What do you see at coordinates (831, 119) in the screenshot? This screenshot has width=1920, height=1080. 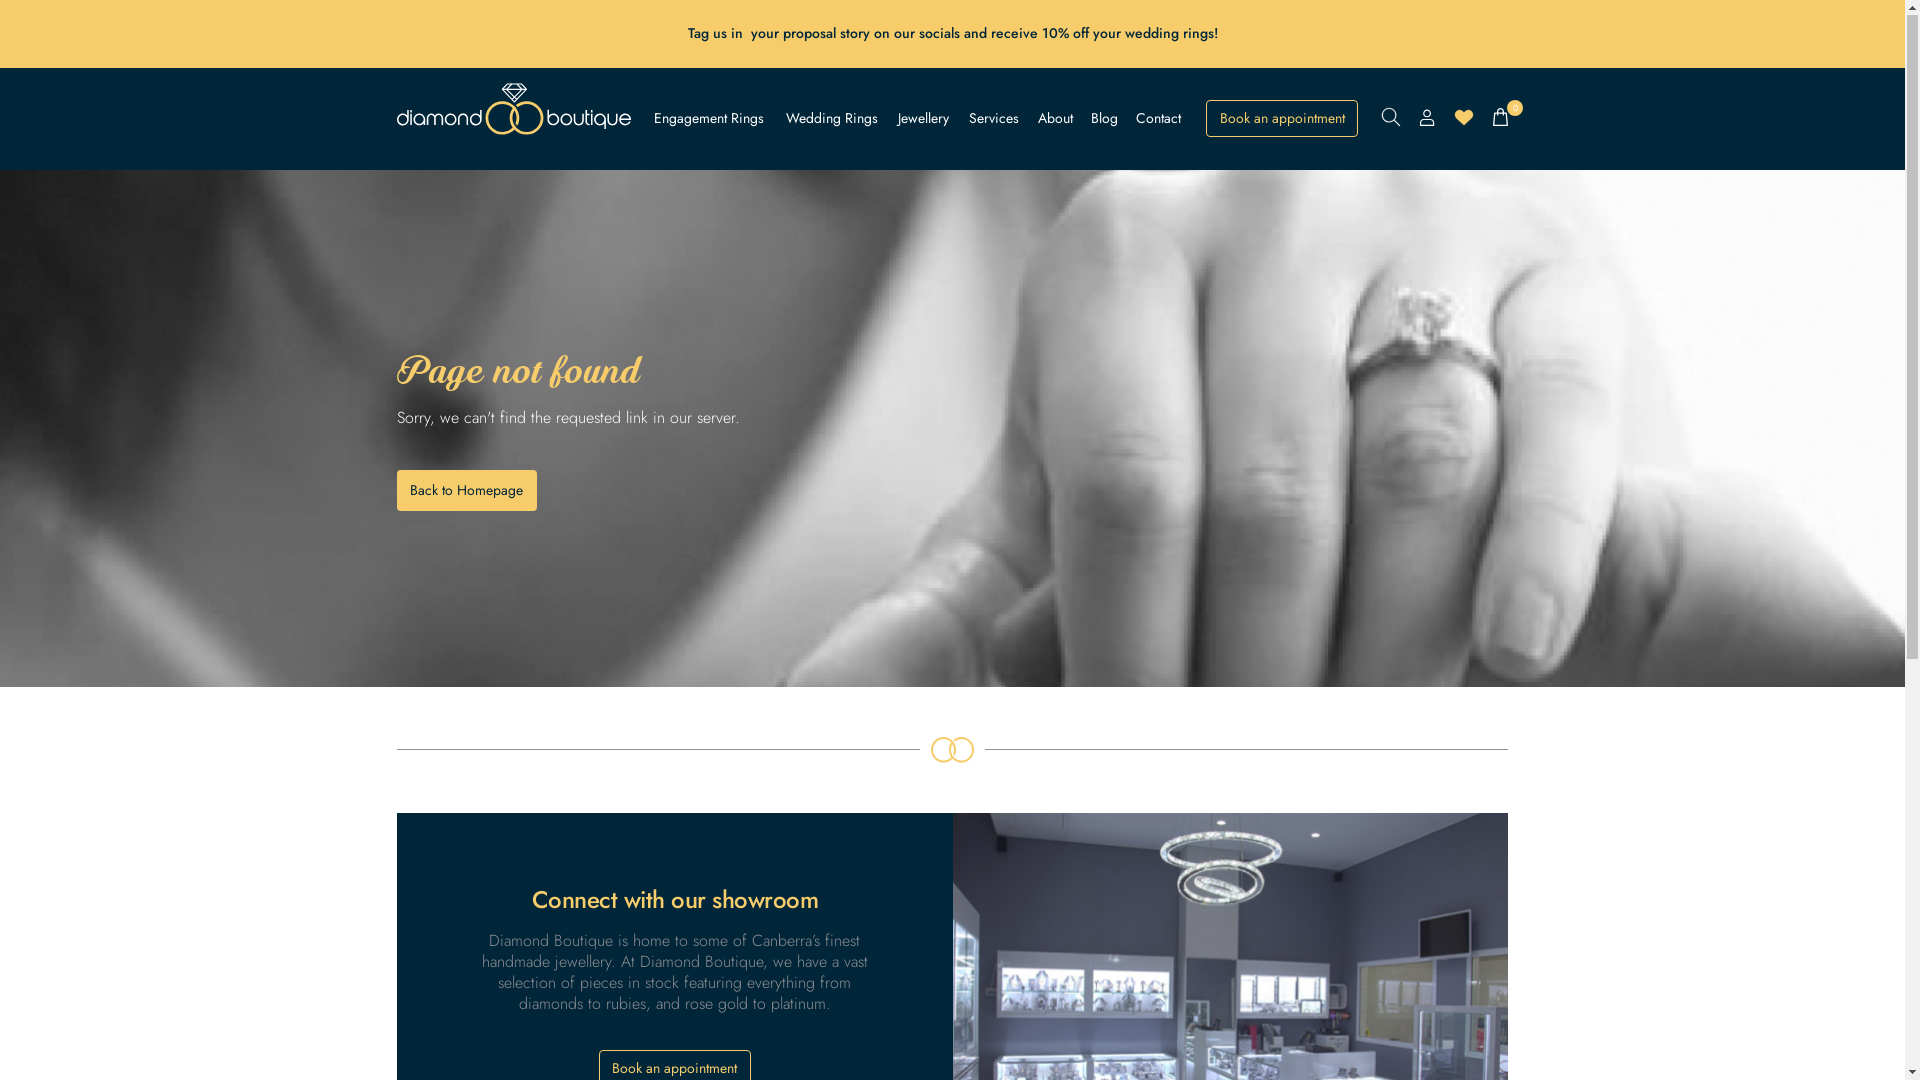 I see `'Wedding Rings'` at bounding box center [831, 119].